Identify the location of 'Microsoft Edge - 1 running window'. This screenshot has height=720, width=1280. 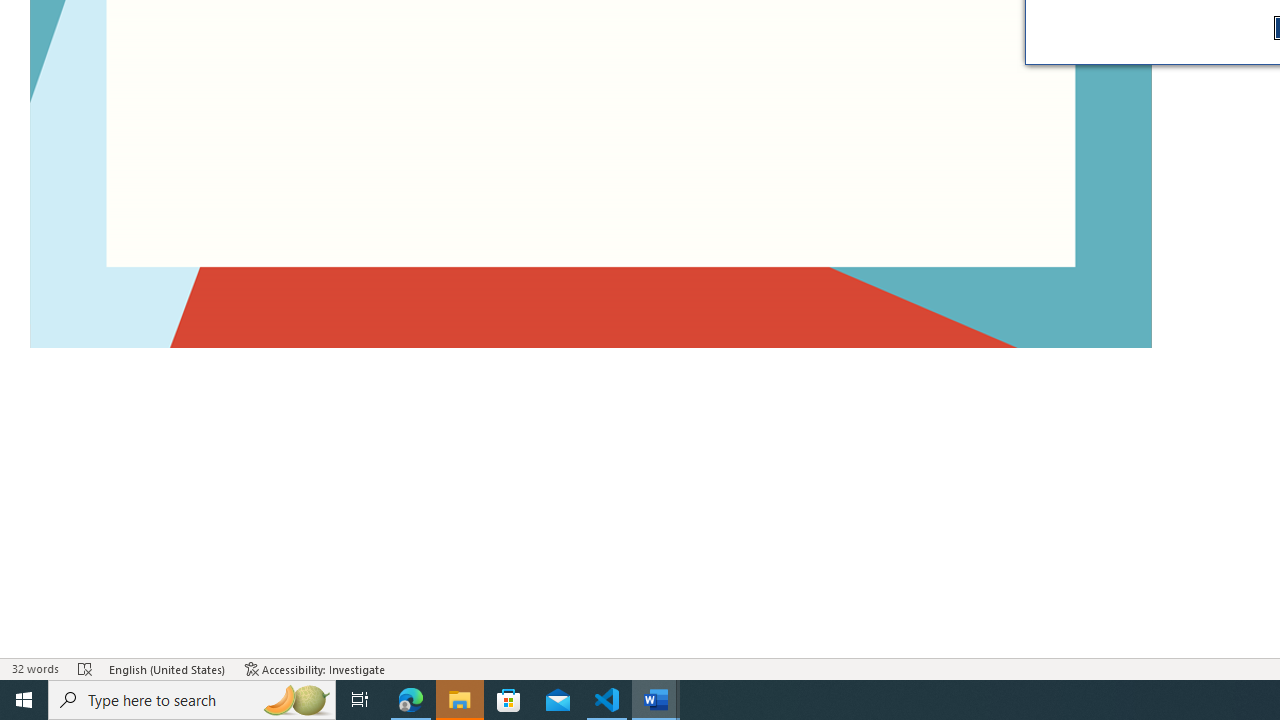
(410, 698).